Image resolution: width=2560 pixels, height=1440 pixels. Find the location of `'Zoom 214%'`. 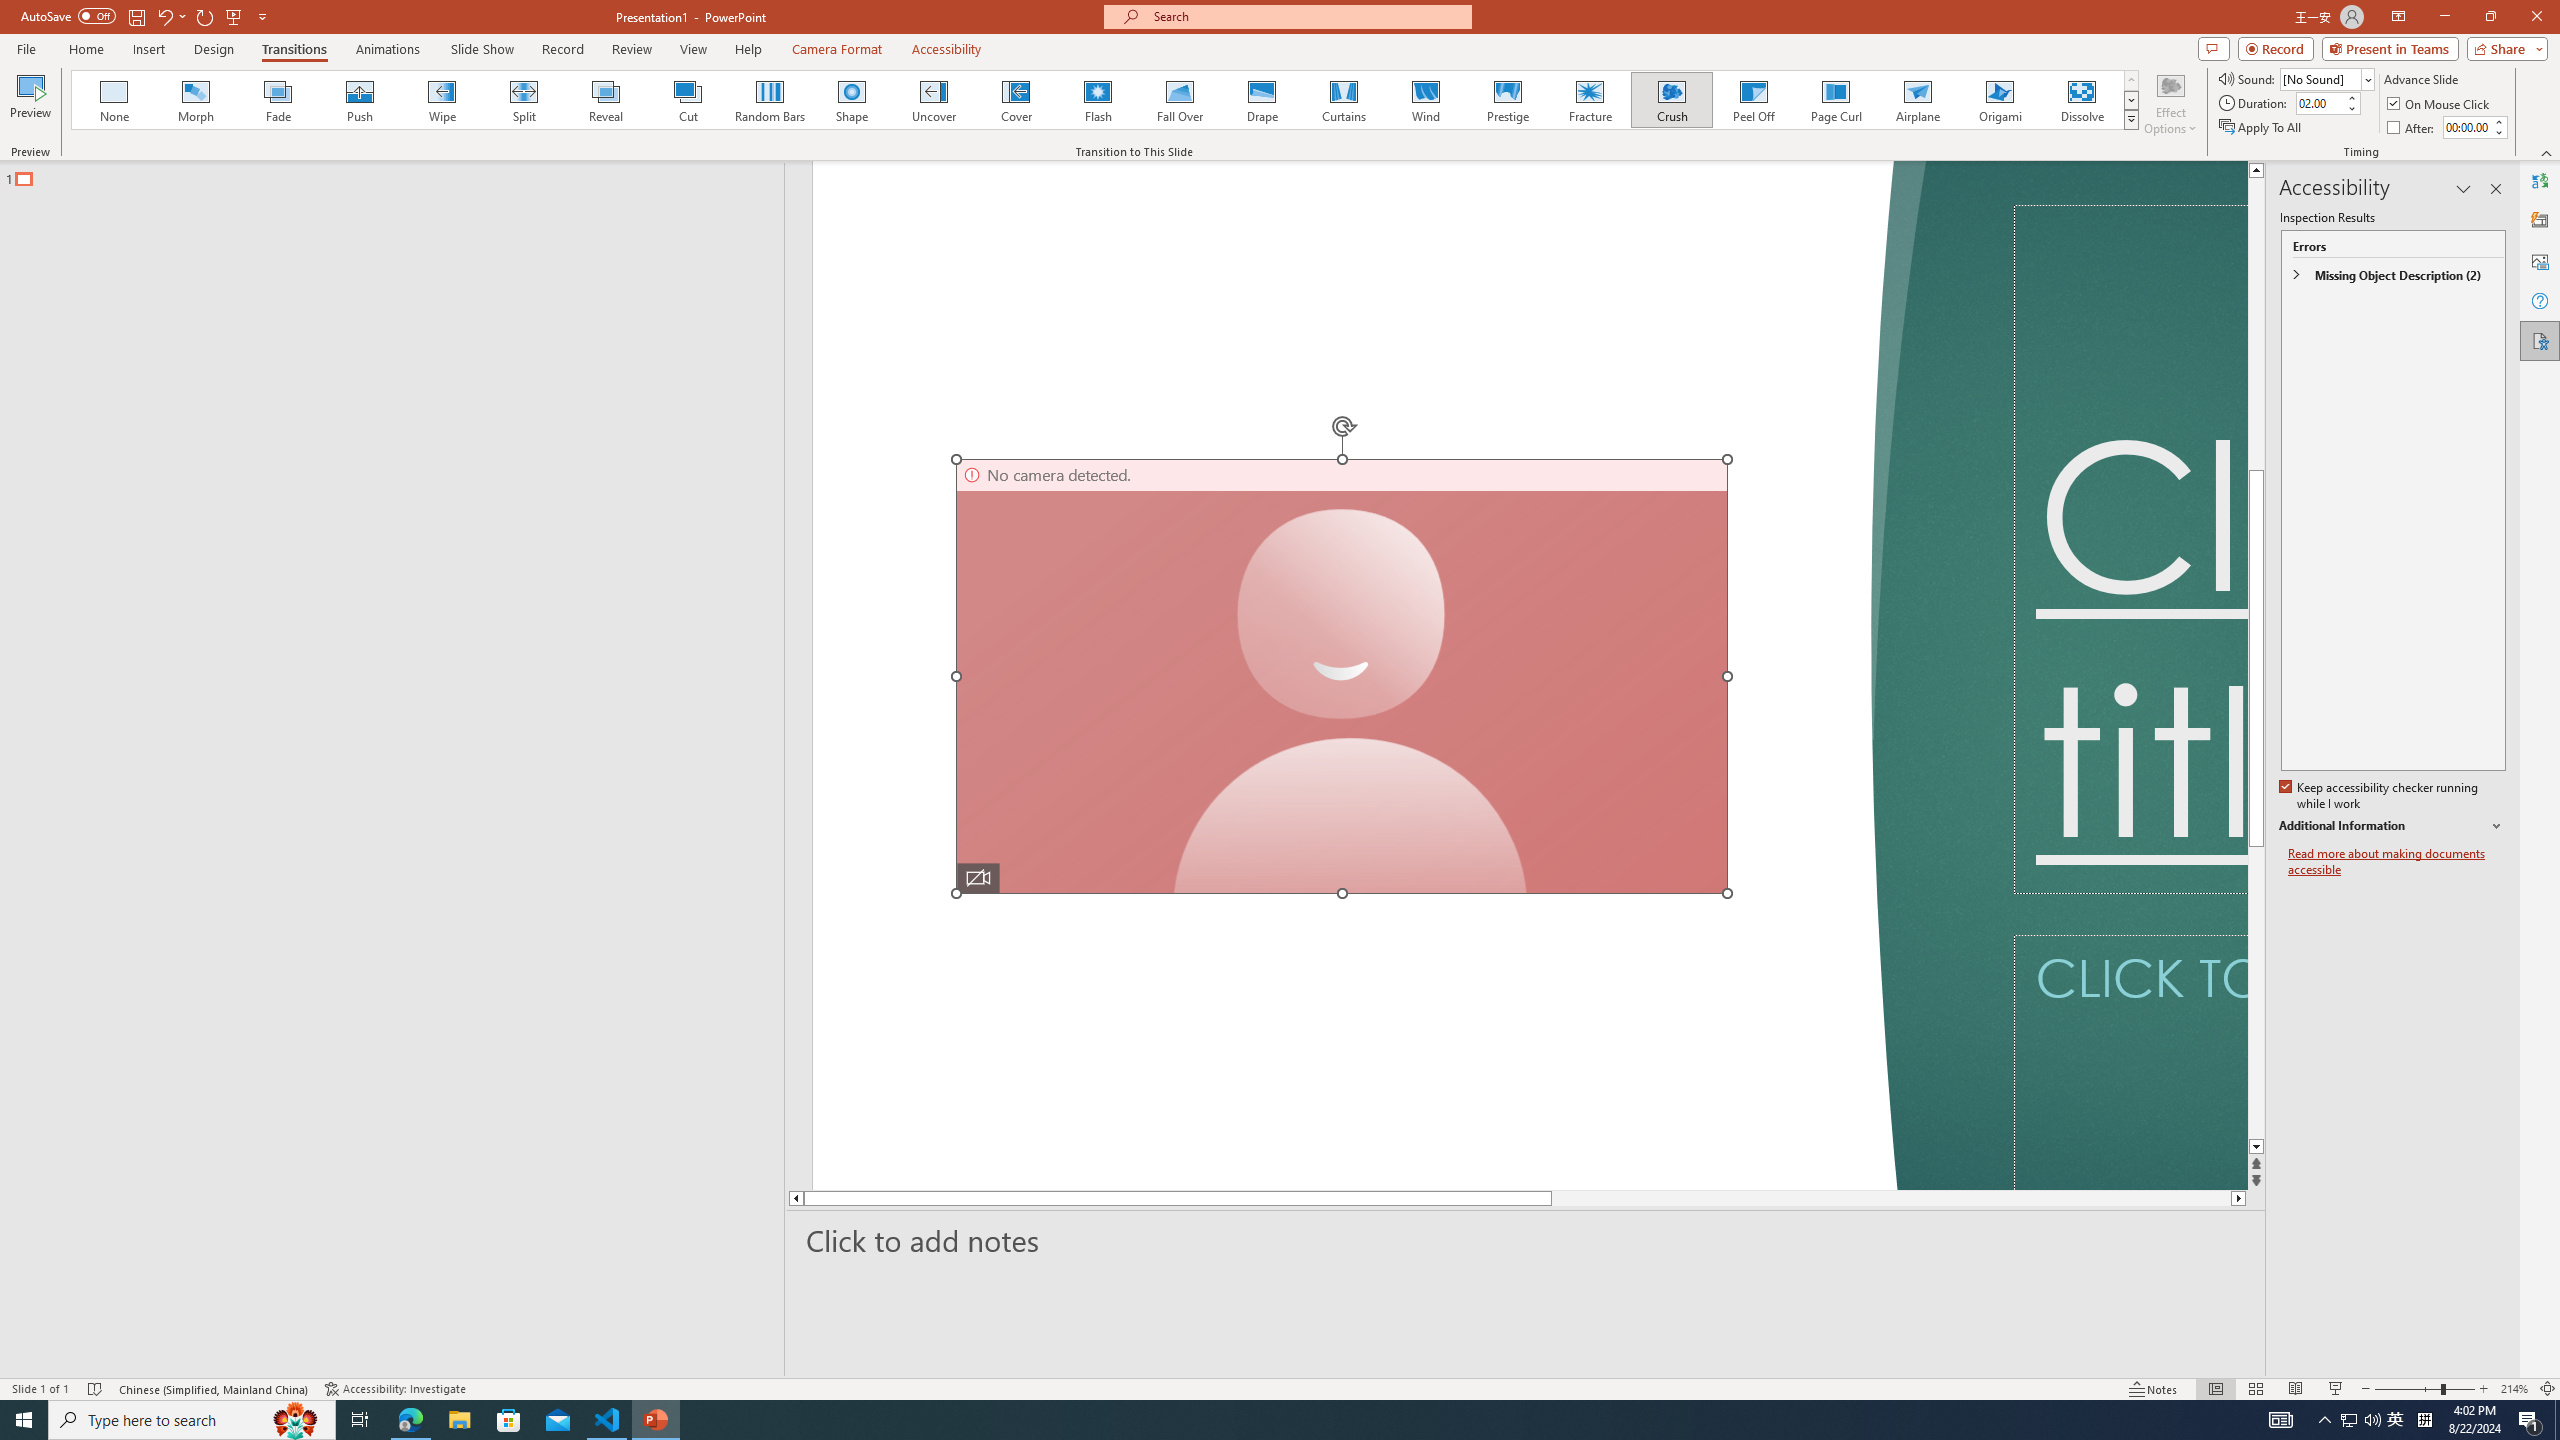

'Zoom 214%' is located at coordinates (2515, 1389).